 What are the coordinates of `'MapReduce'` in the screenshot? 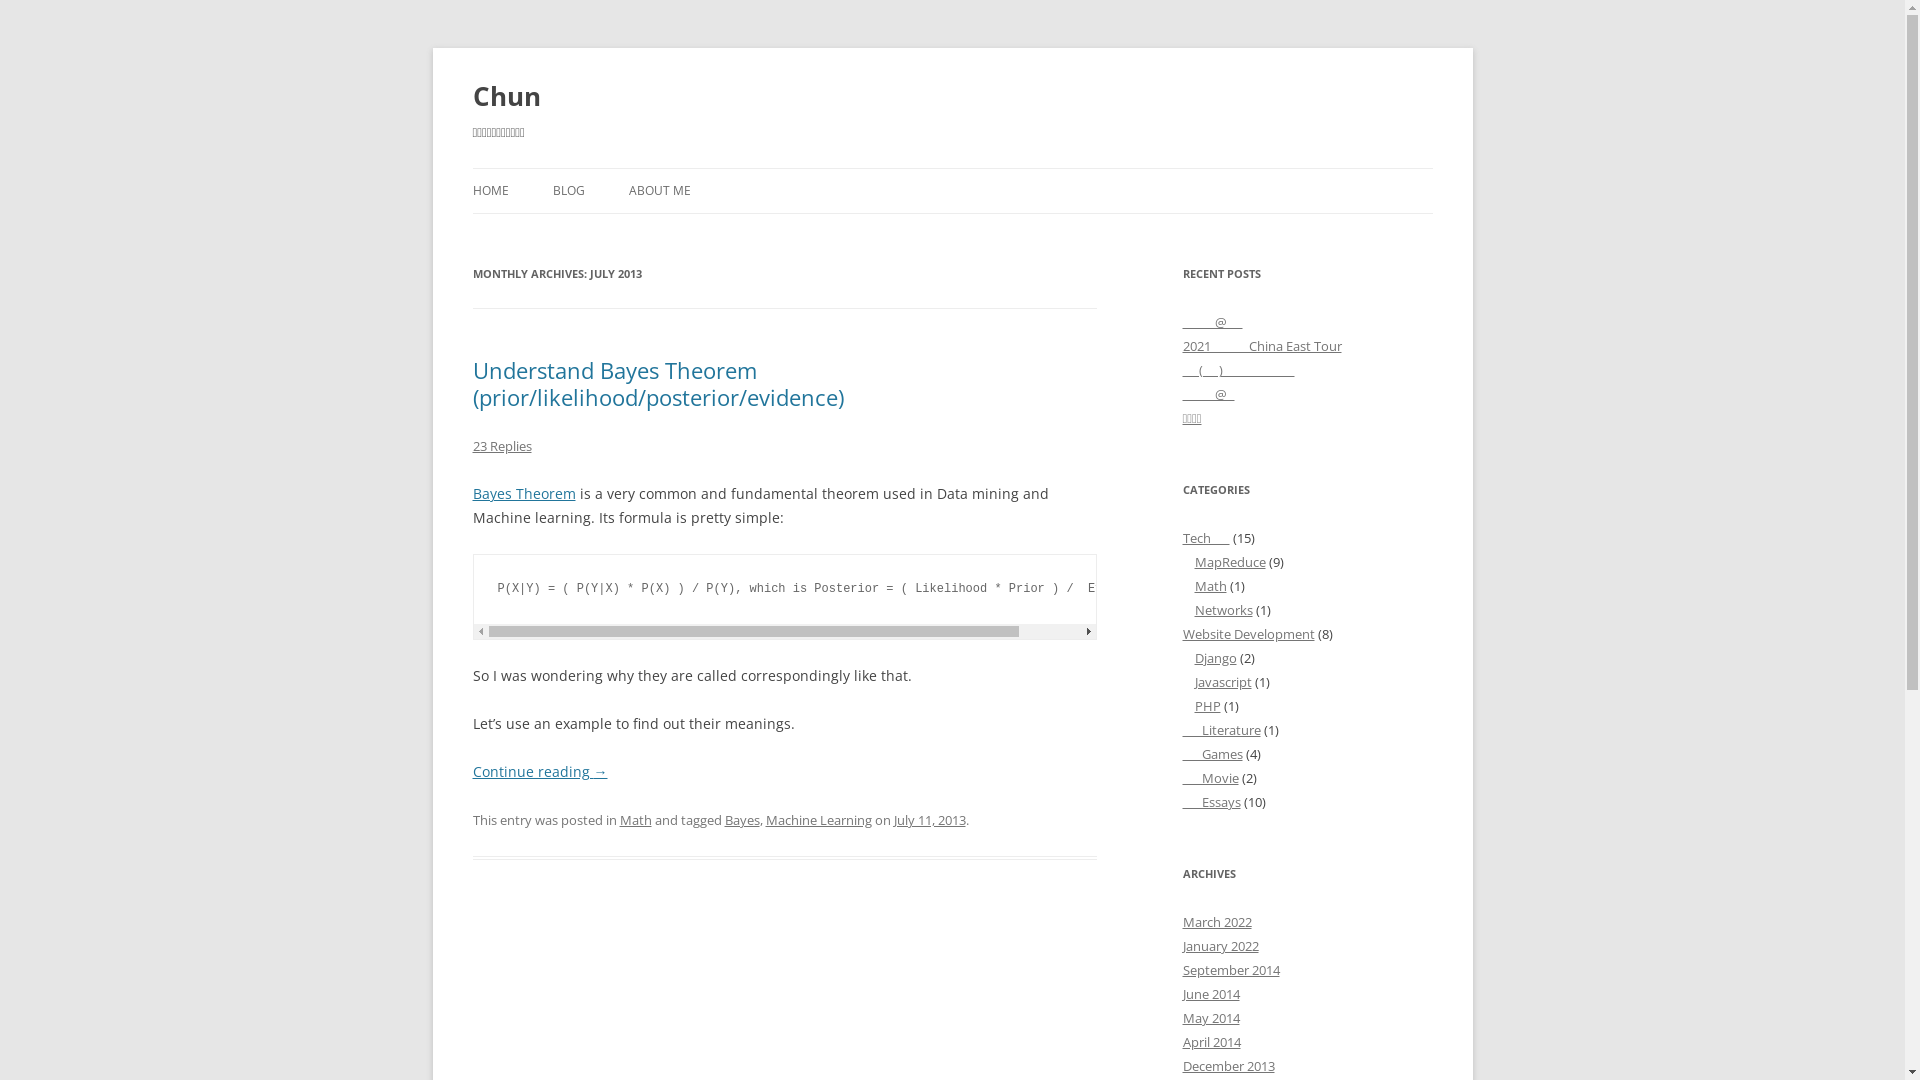 It's located at (1228, 562).